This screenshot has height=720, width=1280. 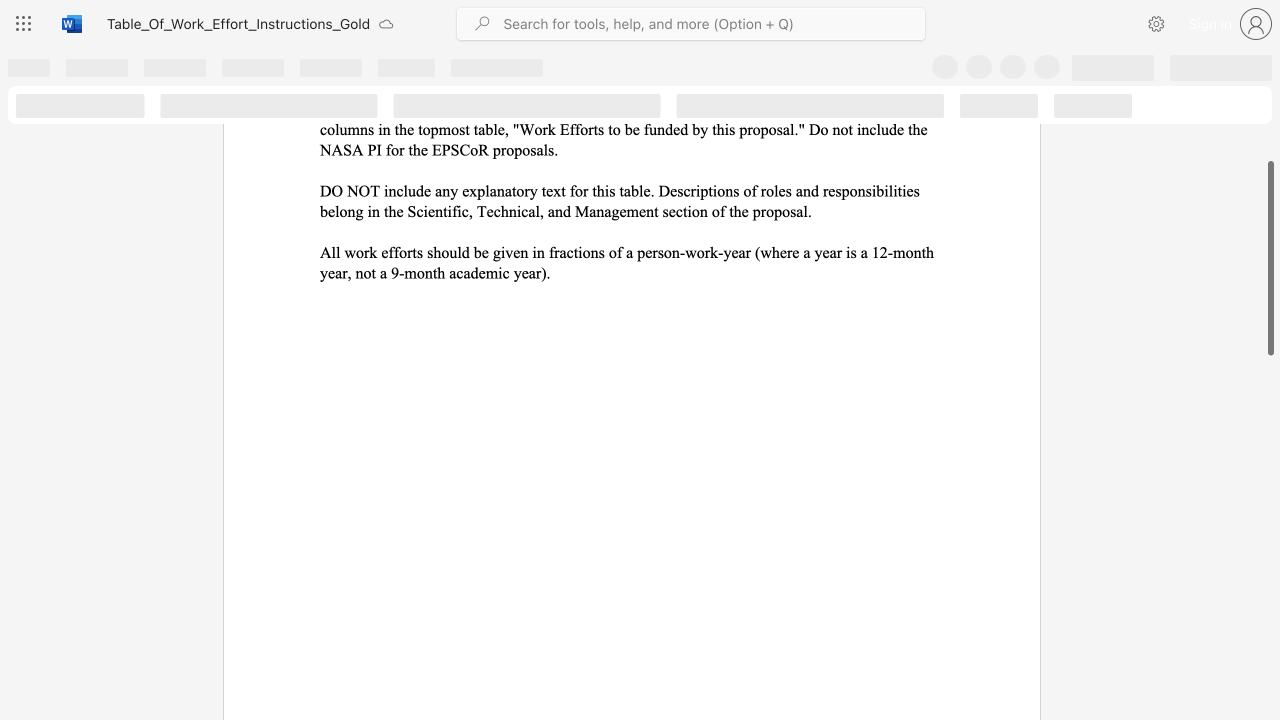 What do you see at coordinates (1269, 257) in the screenshot?
I see `the scrollbar and move up 210 pixels` at bounding box center [1269, 257].